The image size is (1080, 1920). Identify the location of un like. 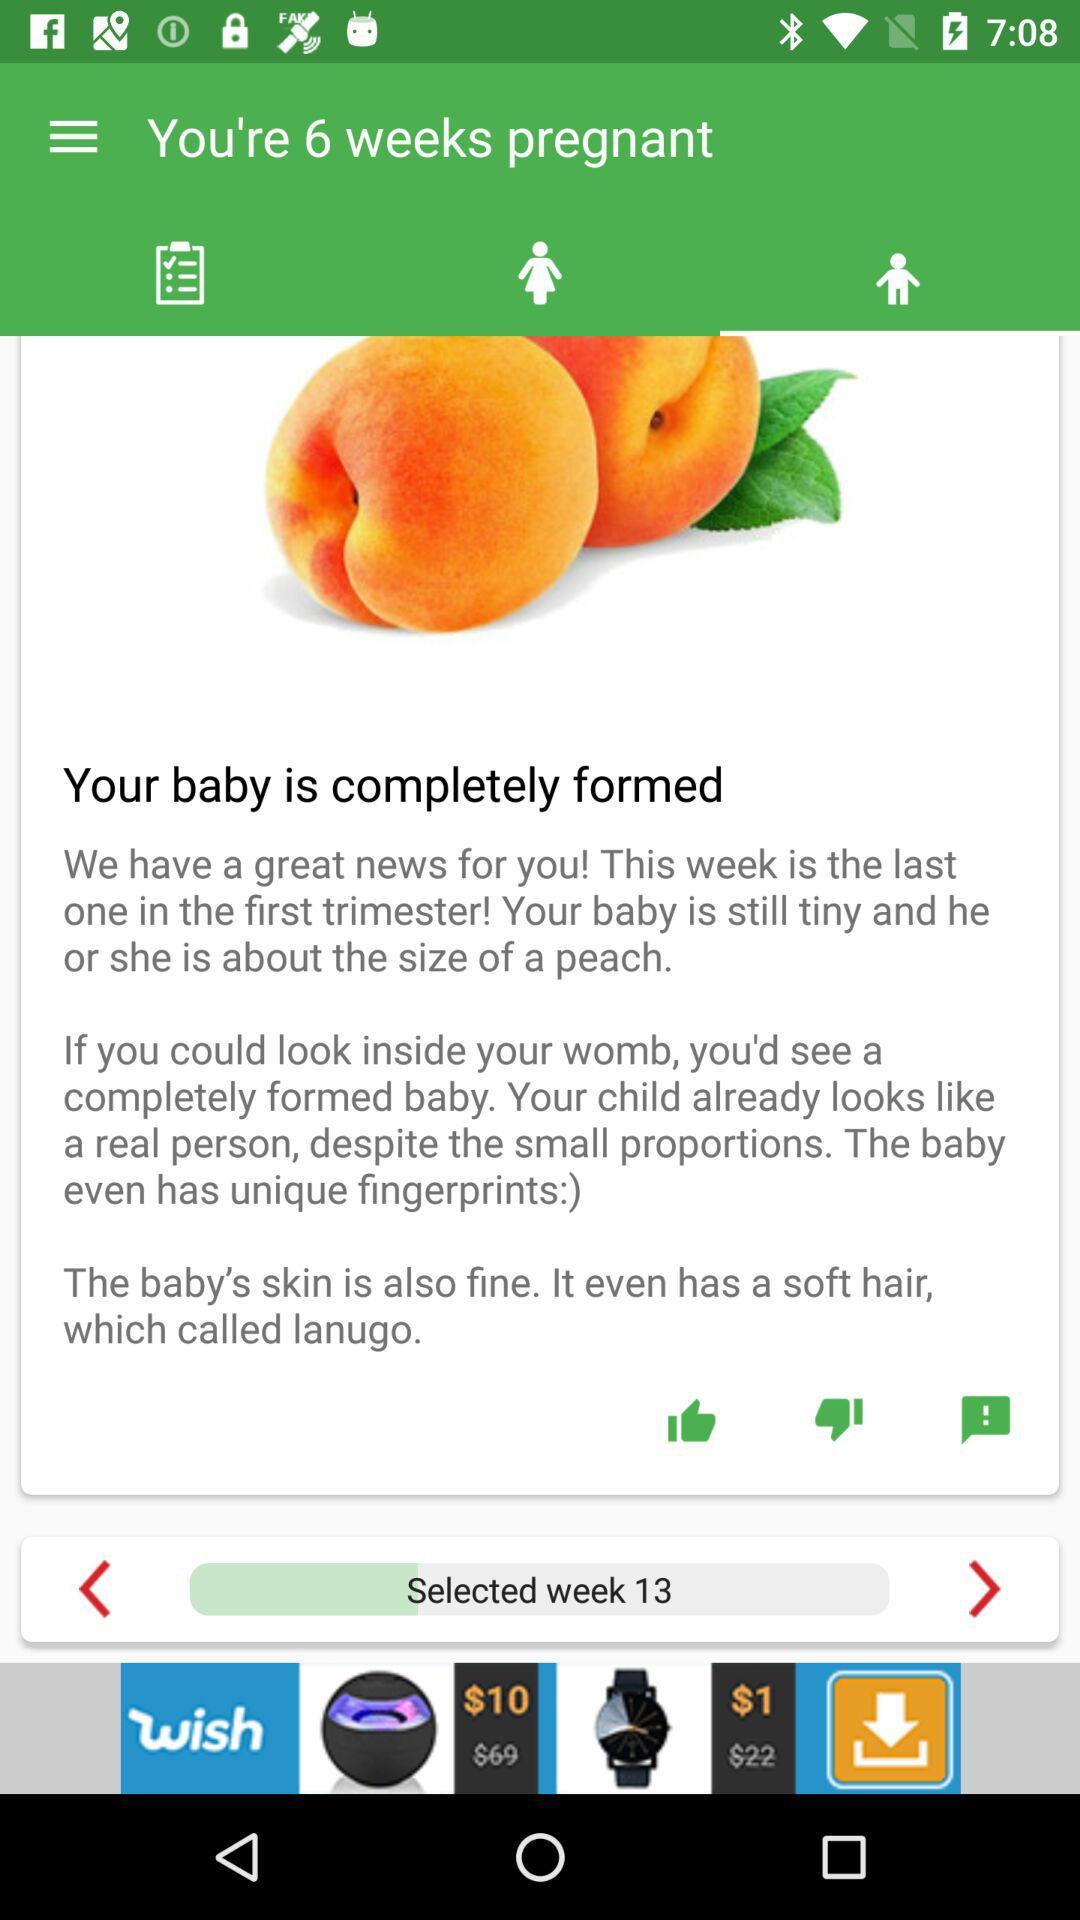
(838, 1418).